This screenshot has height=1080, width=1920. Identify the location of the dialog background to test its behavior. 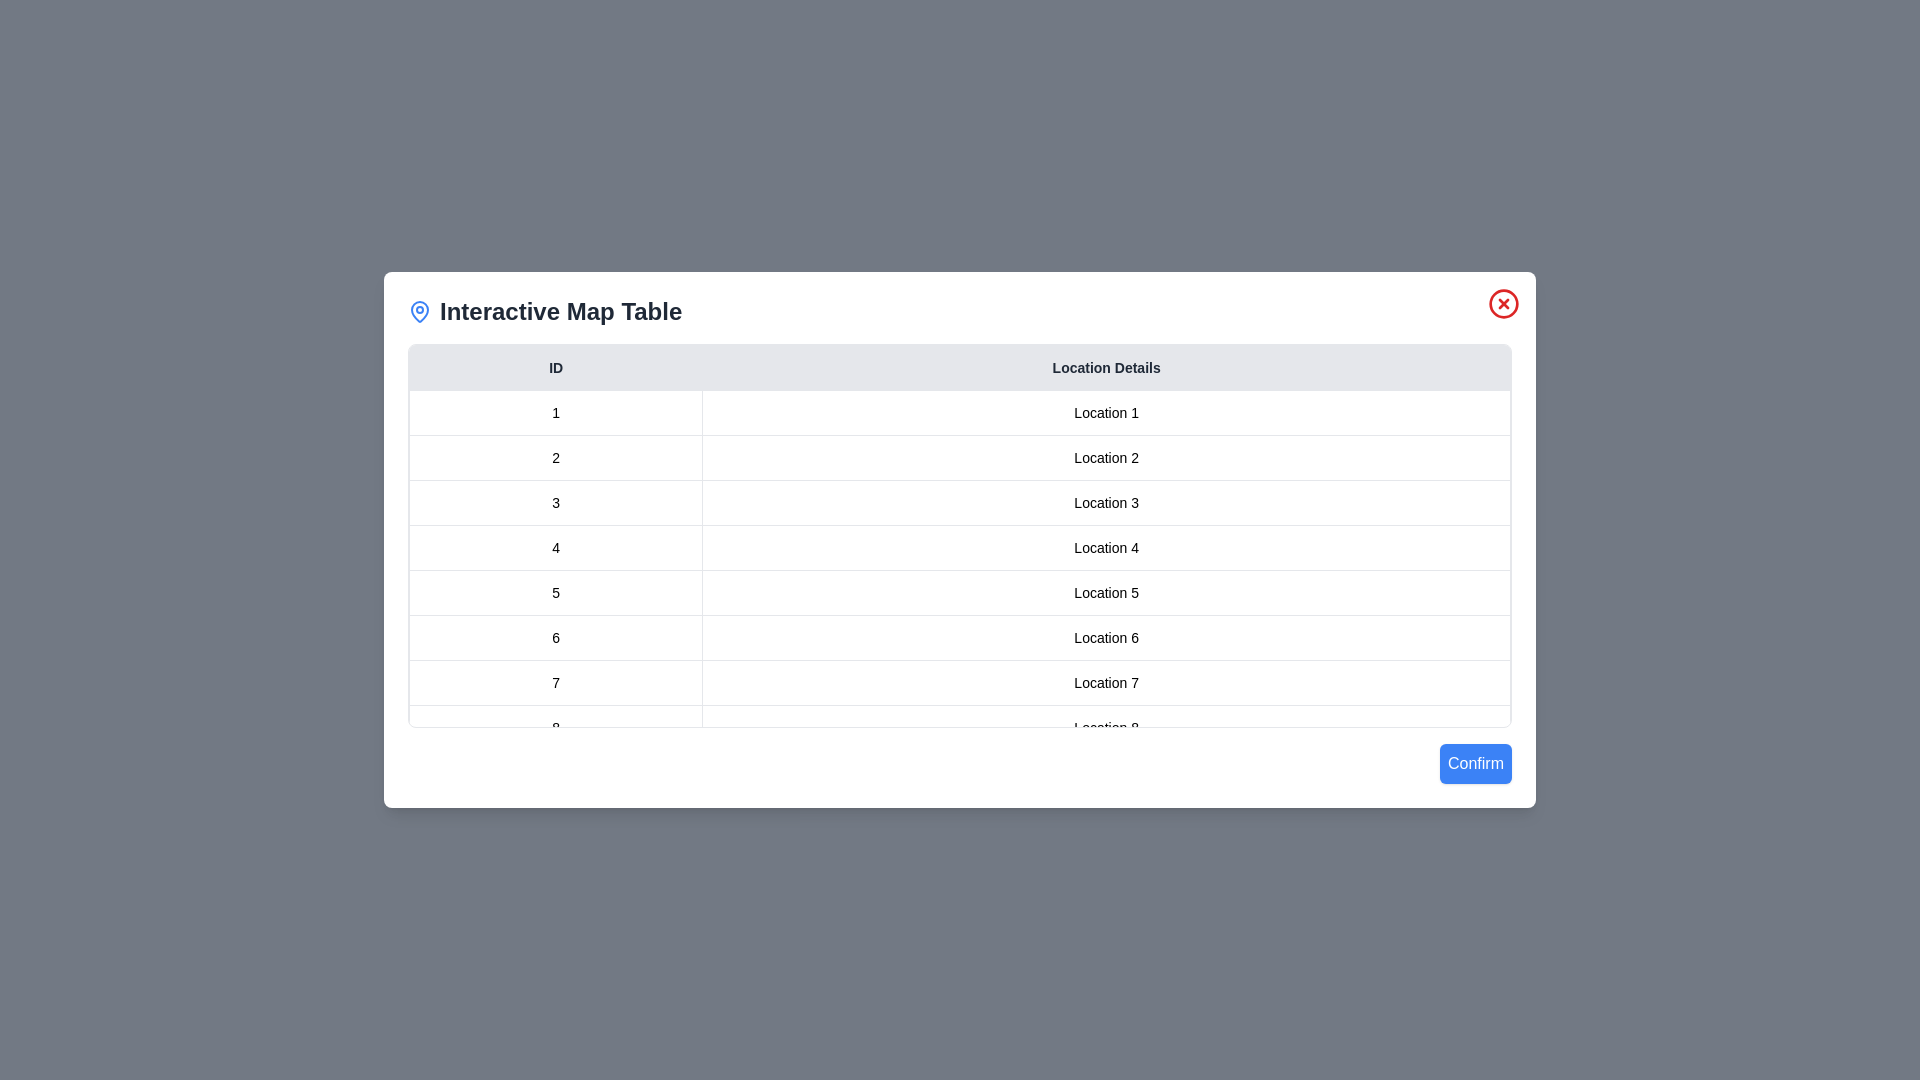
(960, 540).